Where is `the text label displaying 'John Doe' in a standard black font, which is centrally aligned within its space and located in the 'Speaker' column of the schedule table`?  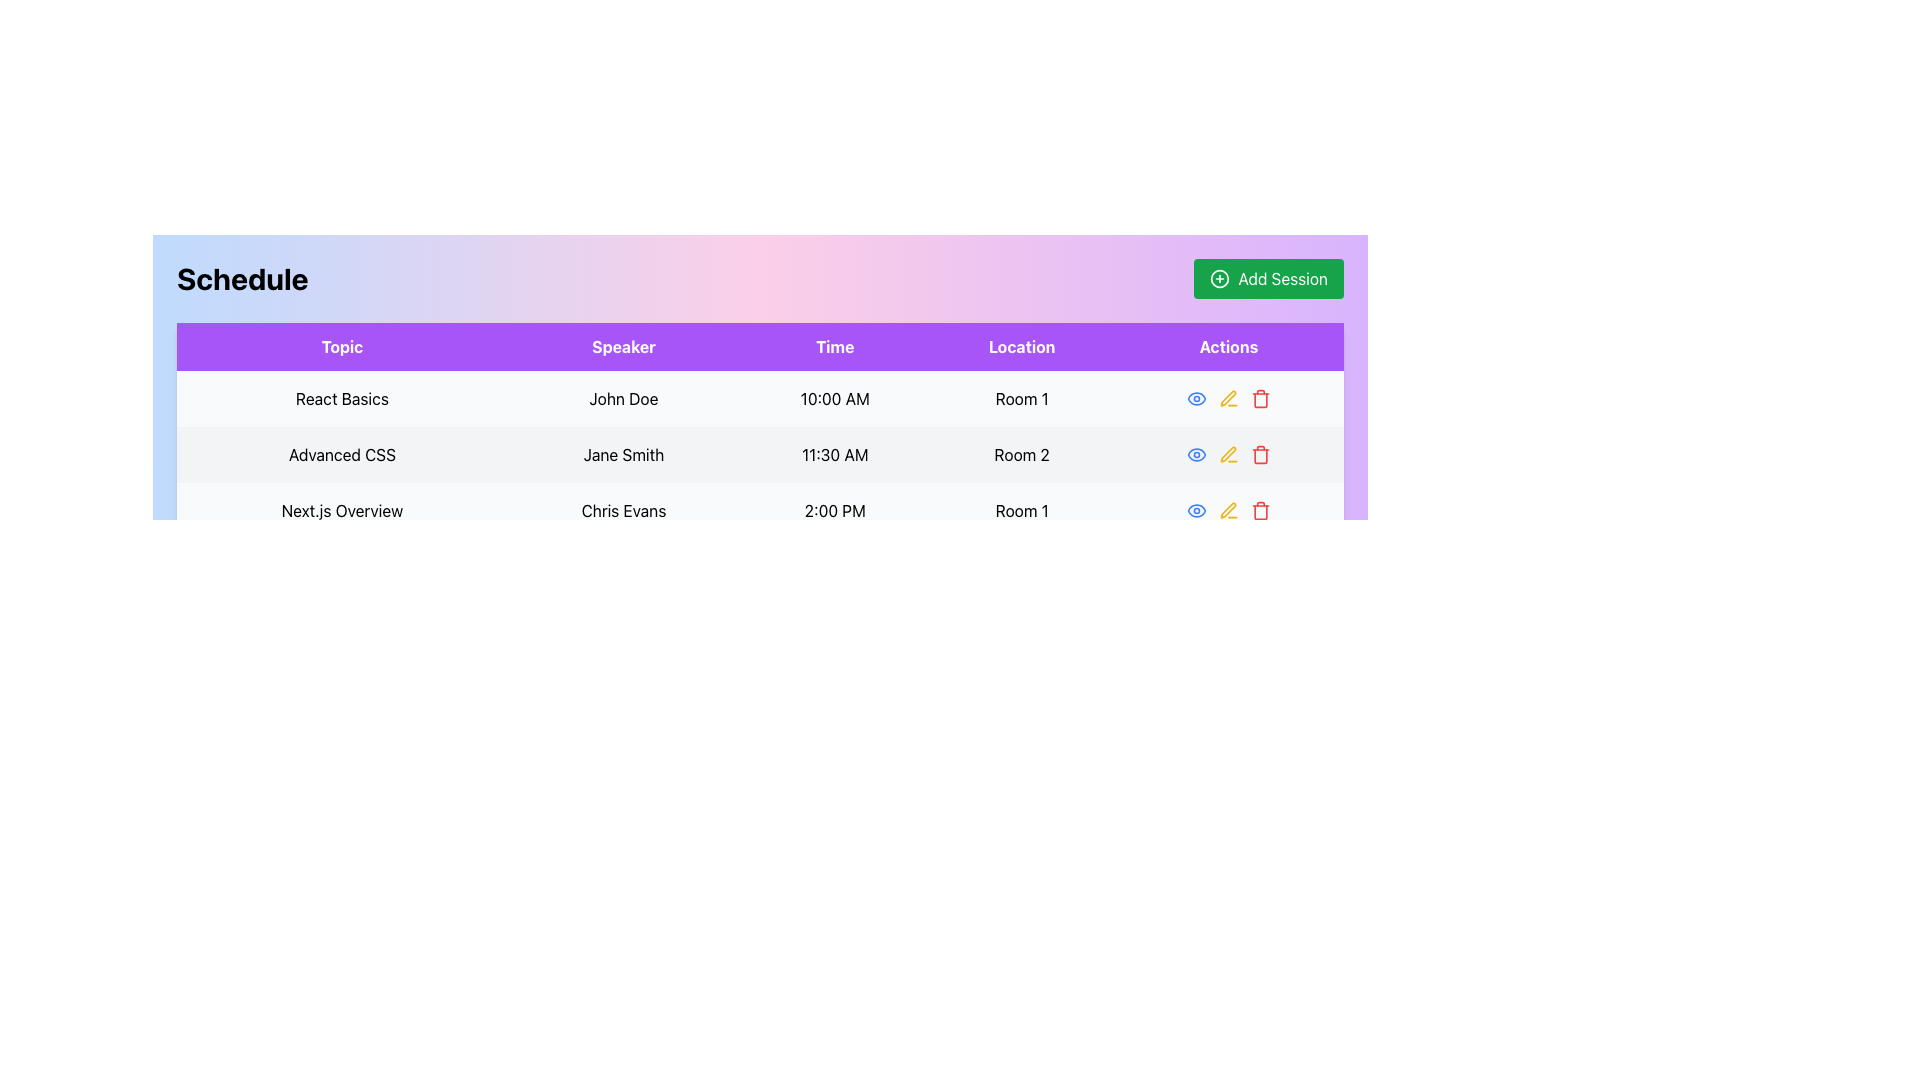 the text label displaying 'John Doe' in a standard black font, which is centrally aligned within its space and located in the 'Speaker' column of the schedule table is located at coordinates (623, 398).